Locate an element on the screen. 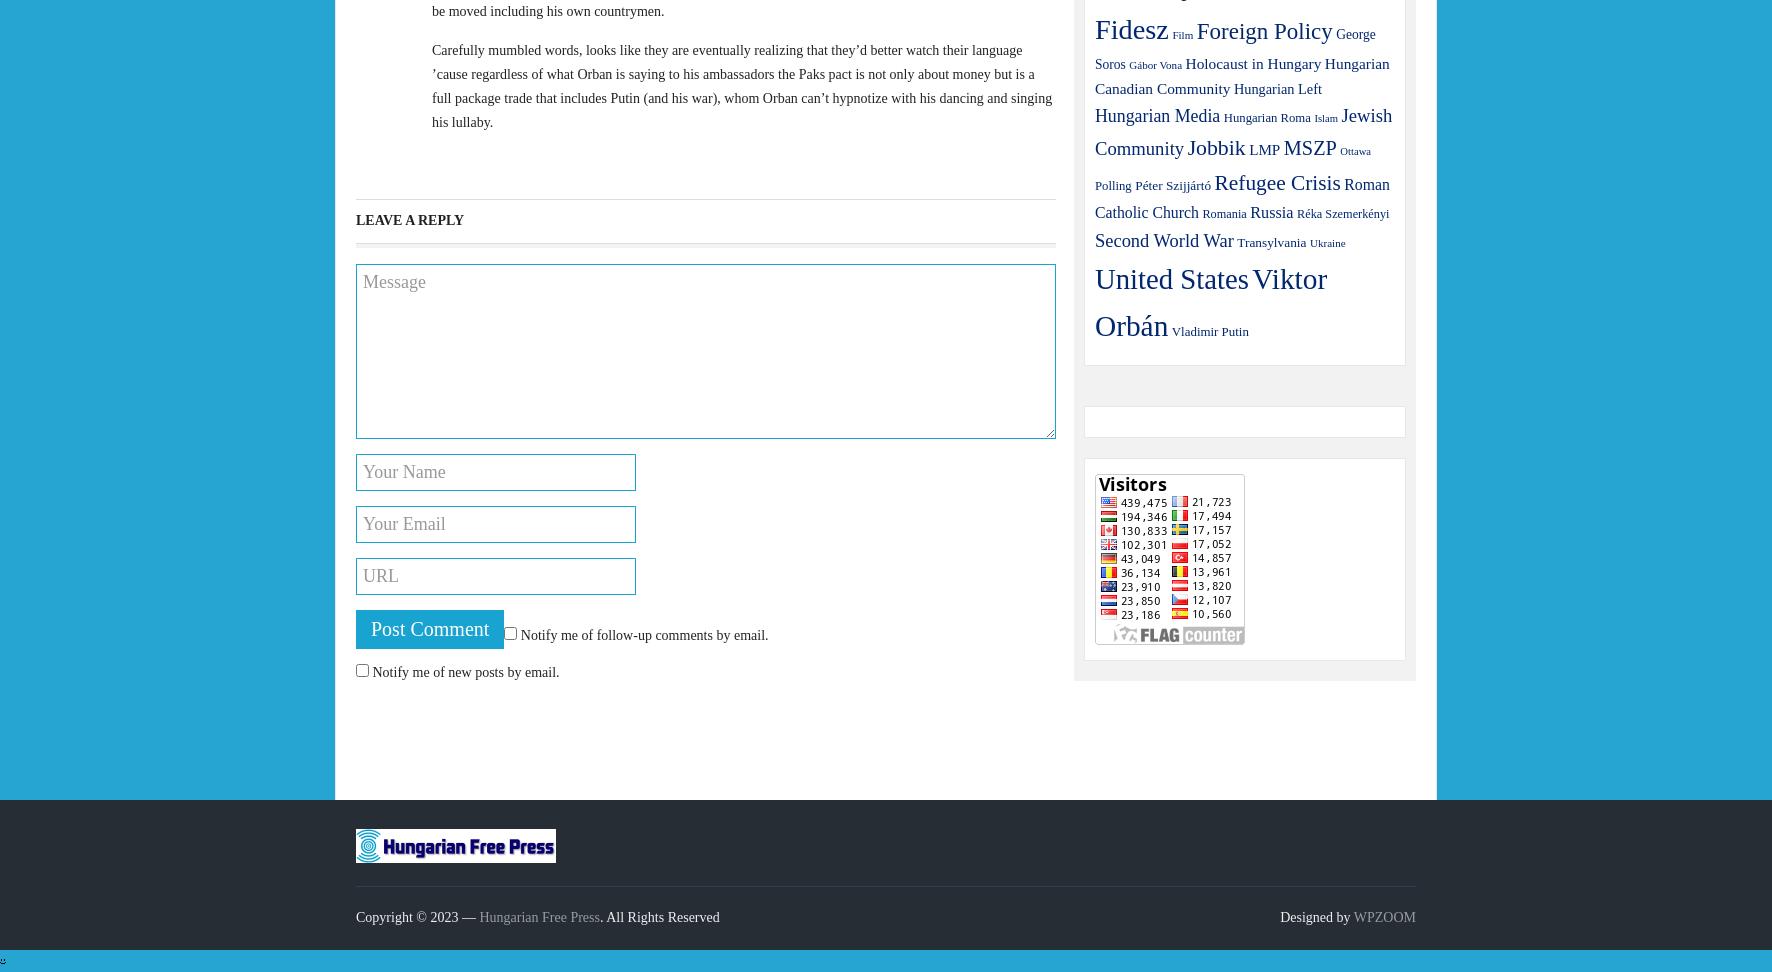 This screenshot has height=972, width=1772. 'Roman Catholic Church' is located at coordinates (1241, 196).